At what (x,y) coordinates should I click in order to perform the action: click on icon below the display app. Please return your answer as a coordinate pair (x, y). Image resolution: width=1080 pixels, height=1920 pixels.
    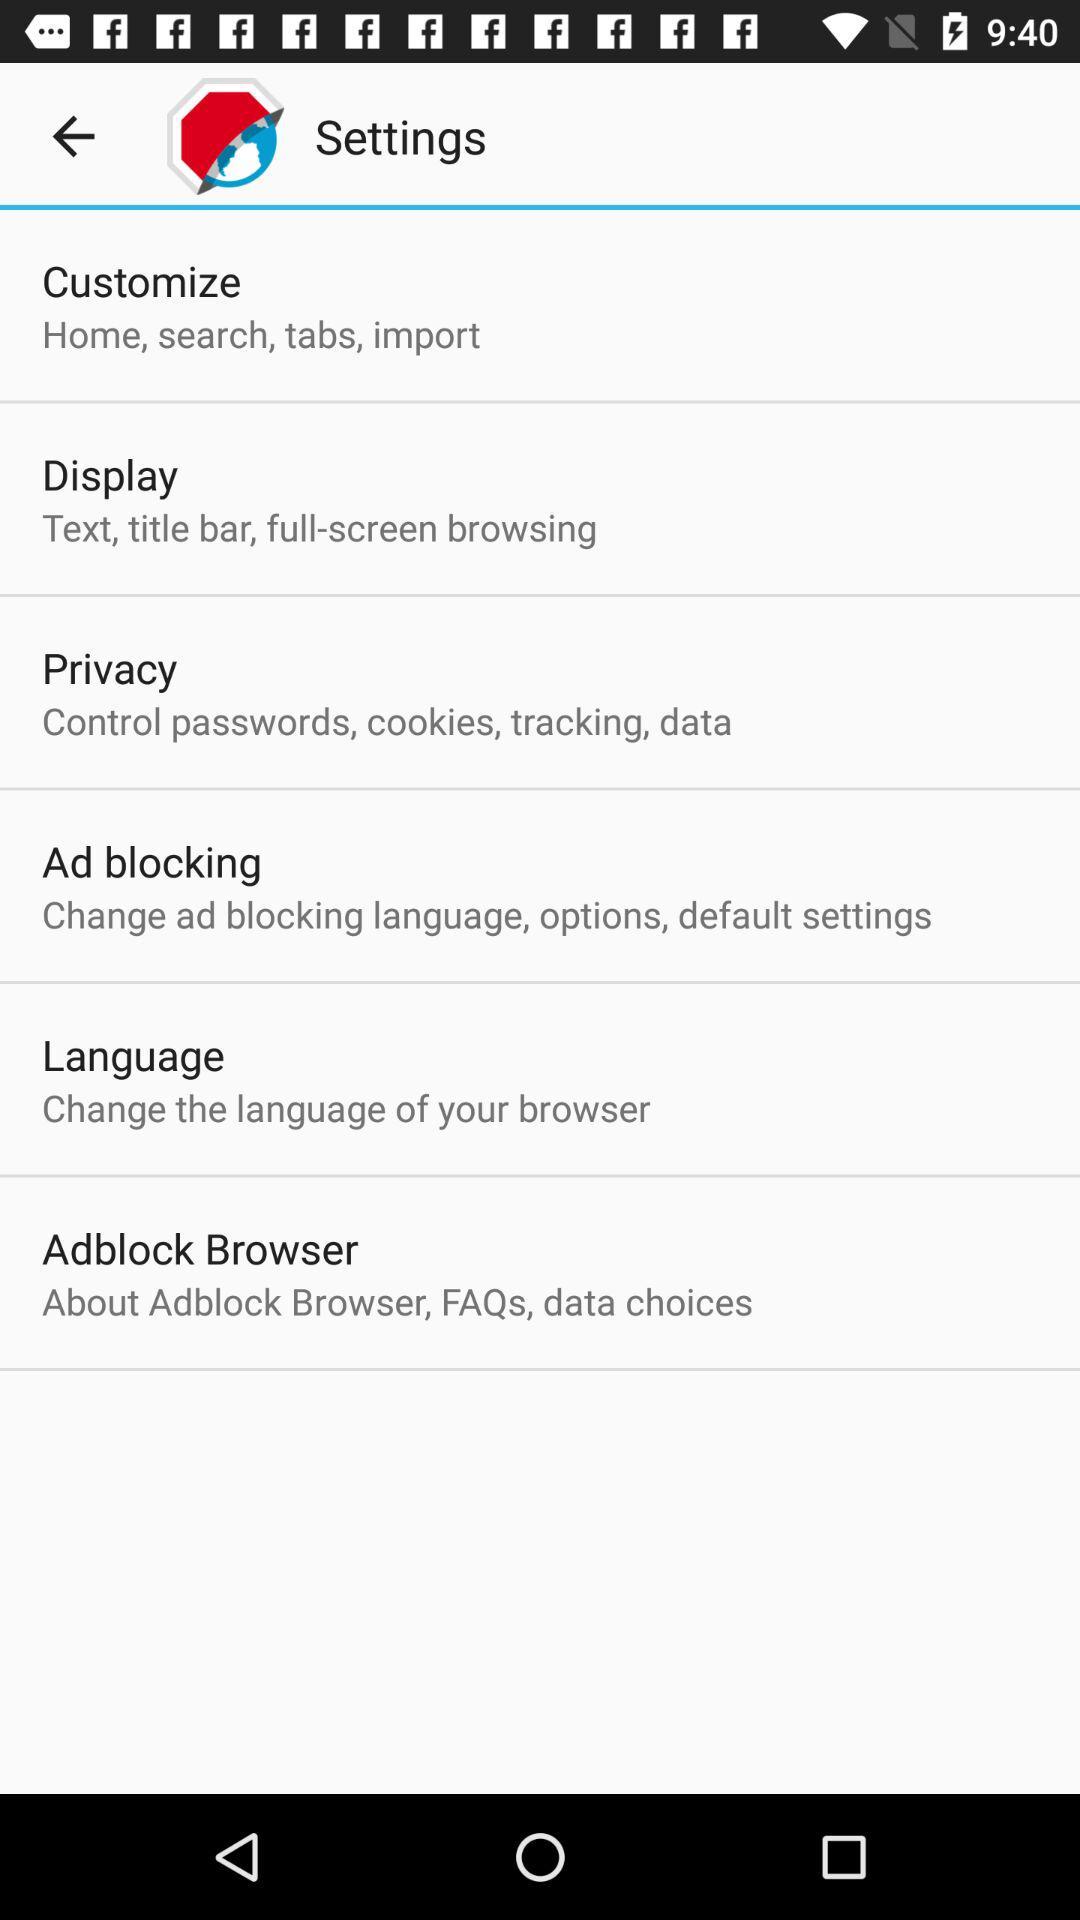
    Looking at the image, I should click on (318, 527).